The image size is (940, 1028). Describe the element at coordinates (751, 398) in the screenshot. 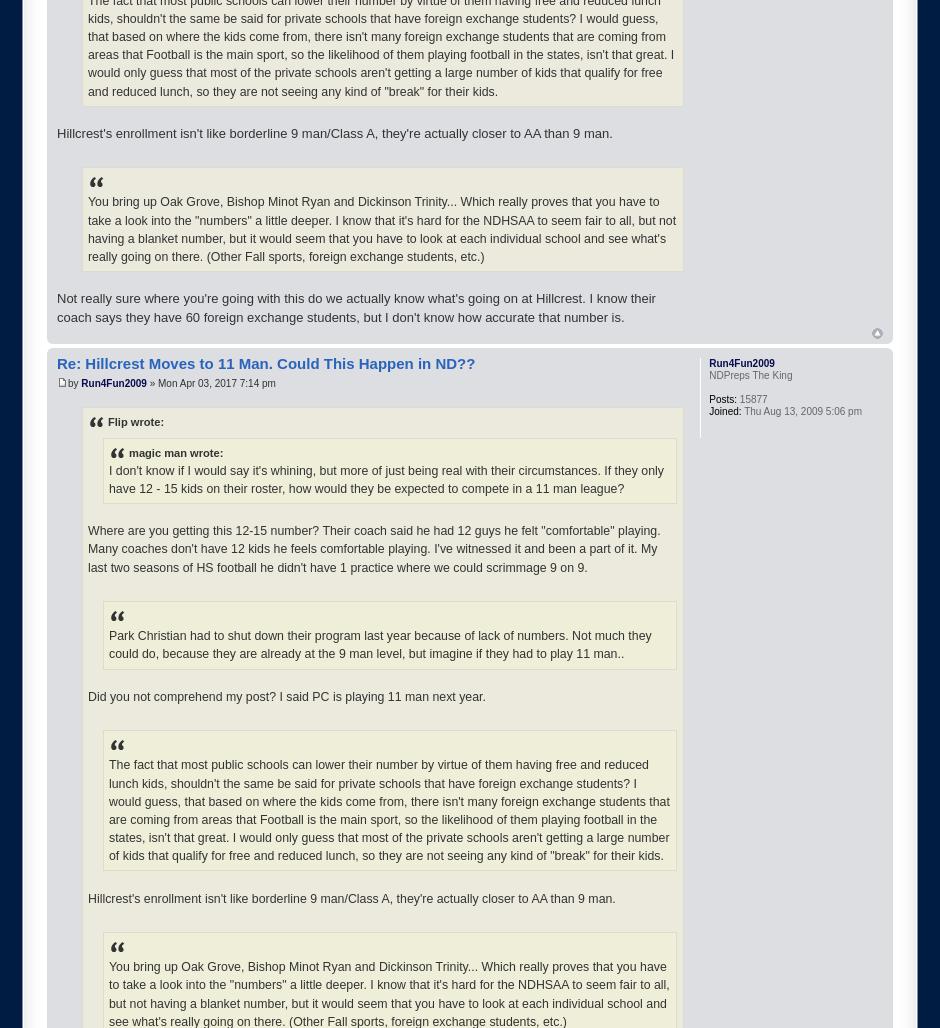

I see `'15877'` at that location.